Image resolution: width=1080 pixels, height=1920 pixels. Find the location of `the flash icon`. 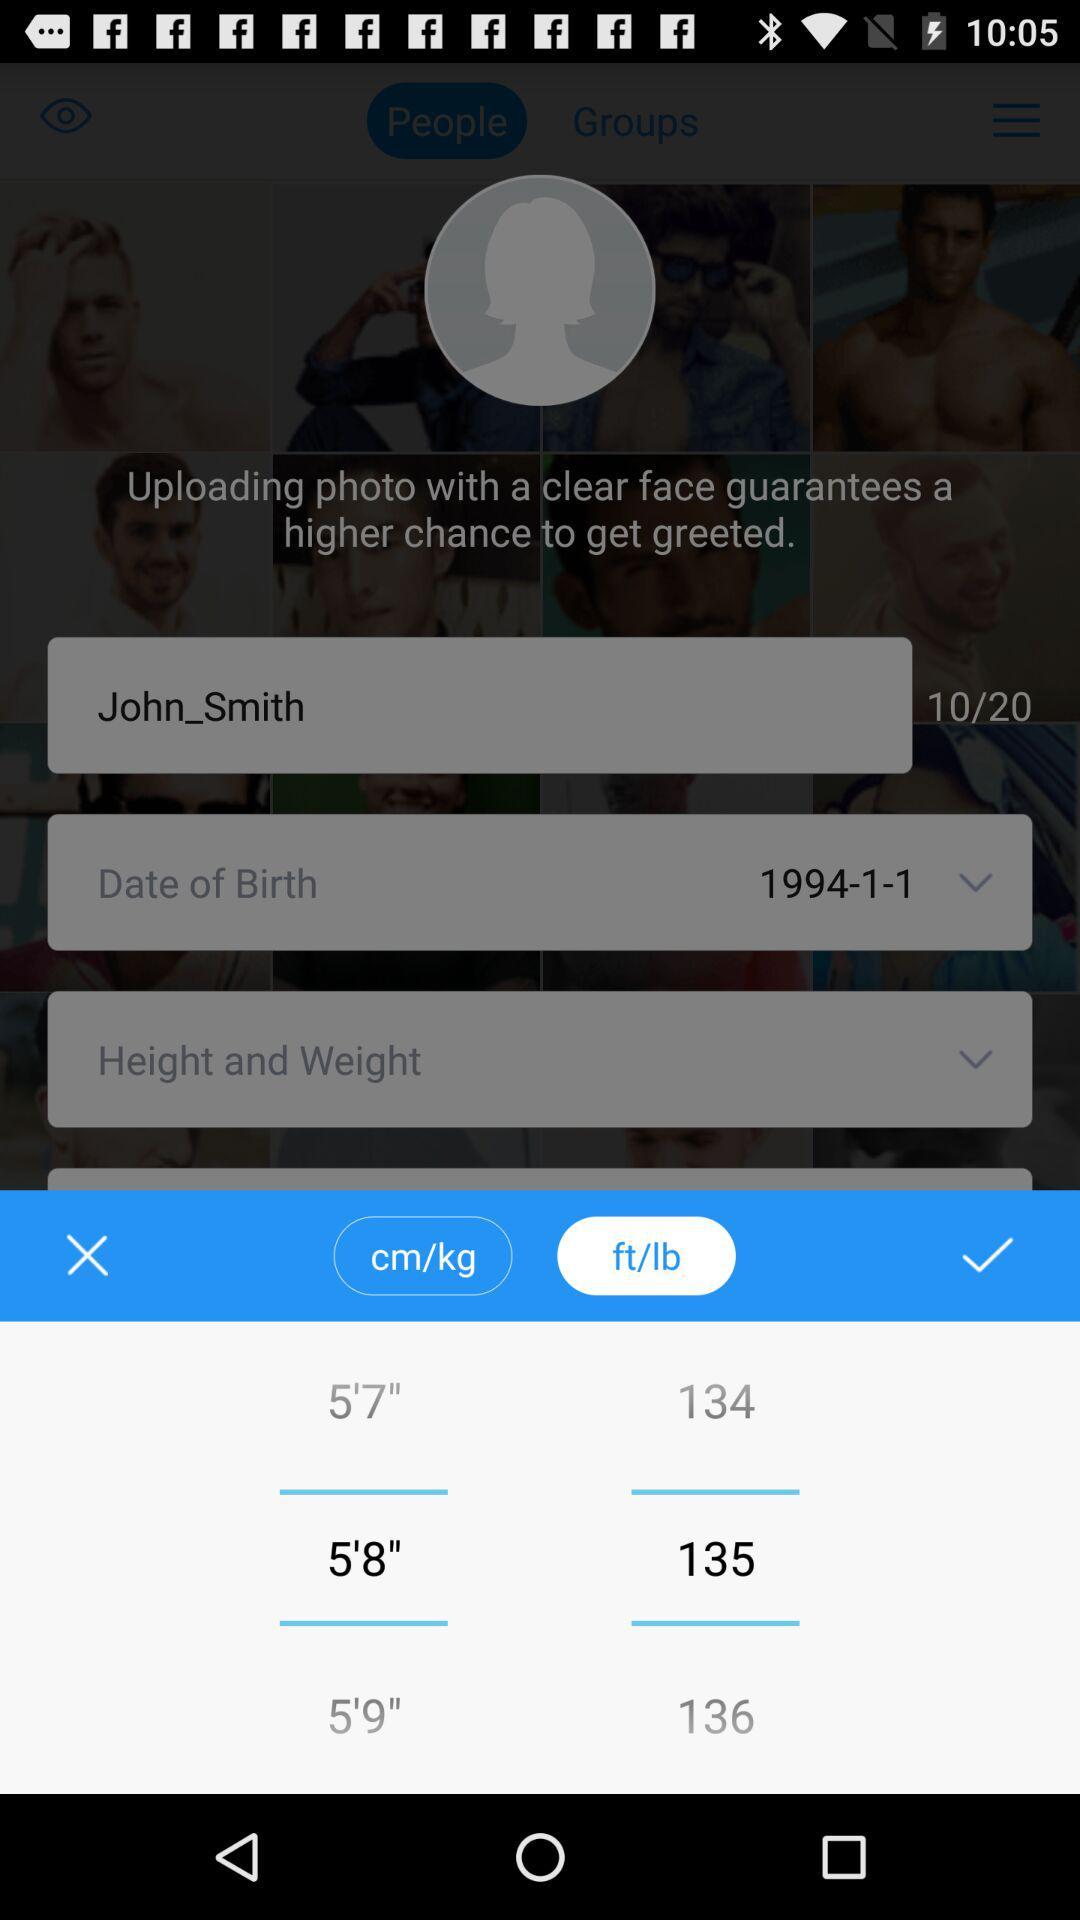

the flash icon is located at coordinates (973, 1343).